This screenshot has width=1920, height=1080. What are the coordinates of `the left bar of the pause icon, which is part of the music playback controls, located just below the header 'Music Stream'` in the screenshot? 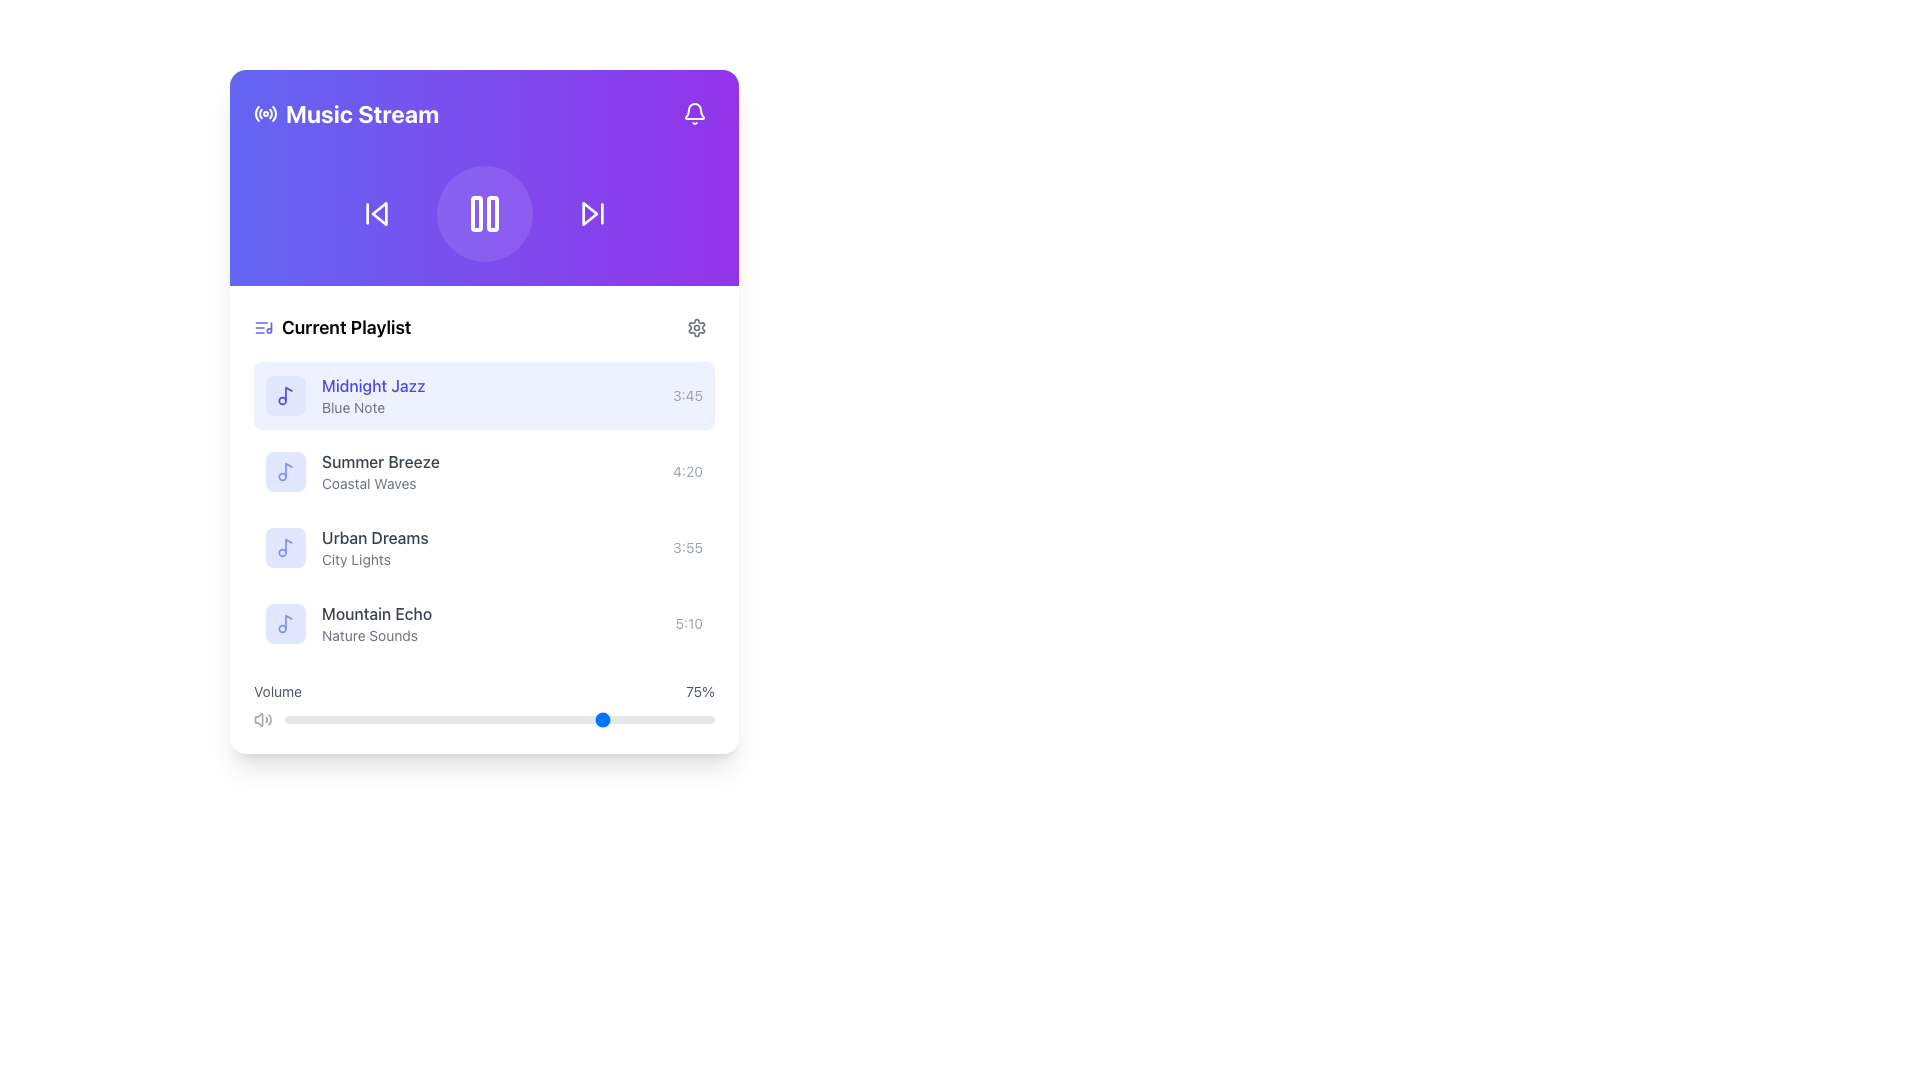 It's located at (475, 213).